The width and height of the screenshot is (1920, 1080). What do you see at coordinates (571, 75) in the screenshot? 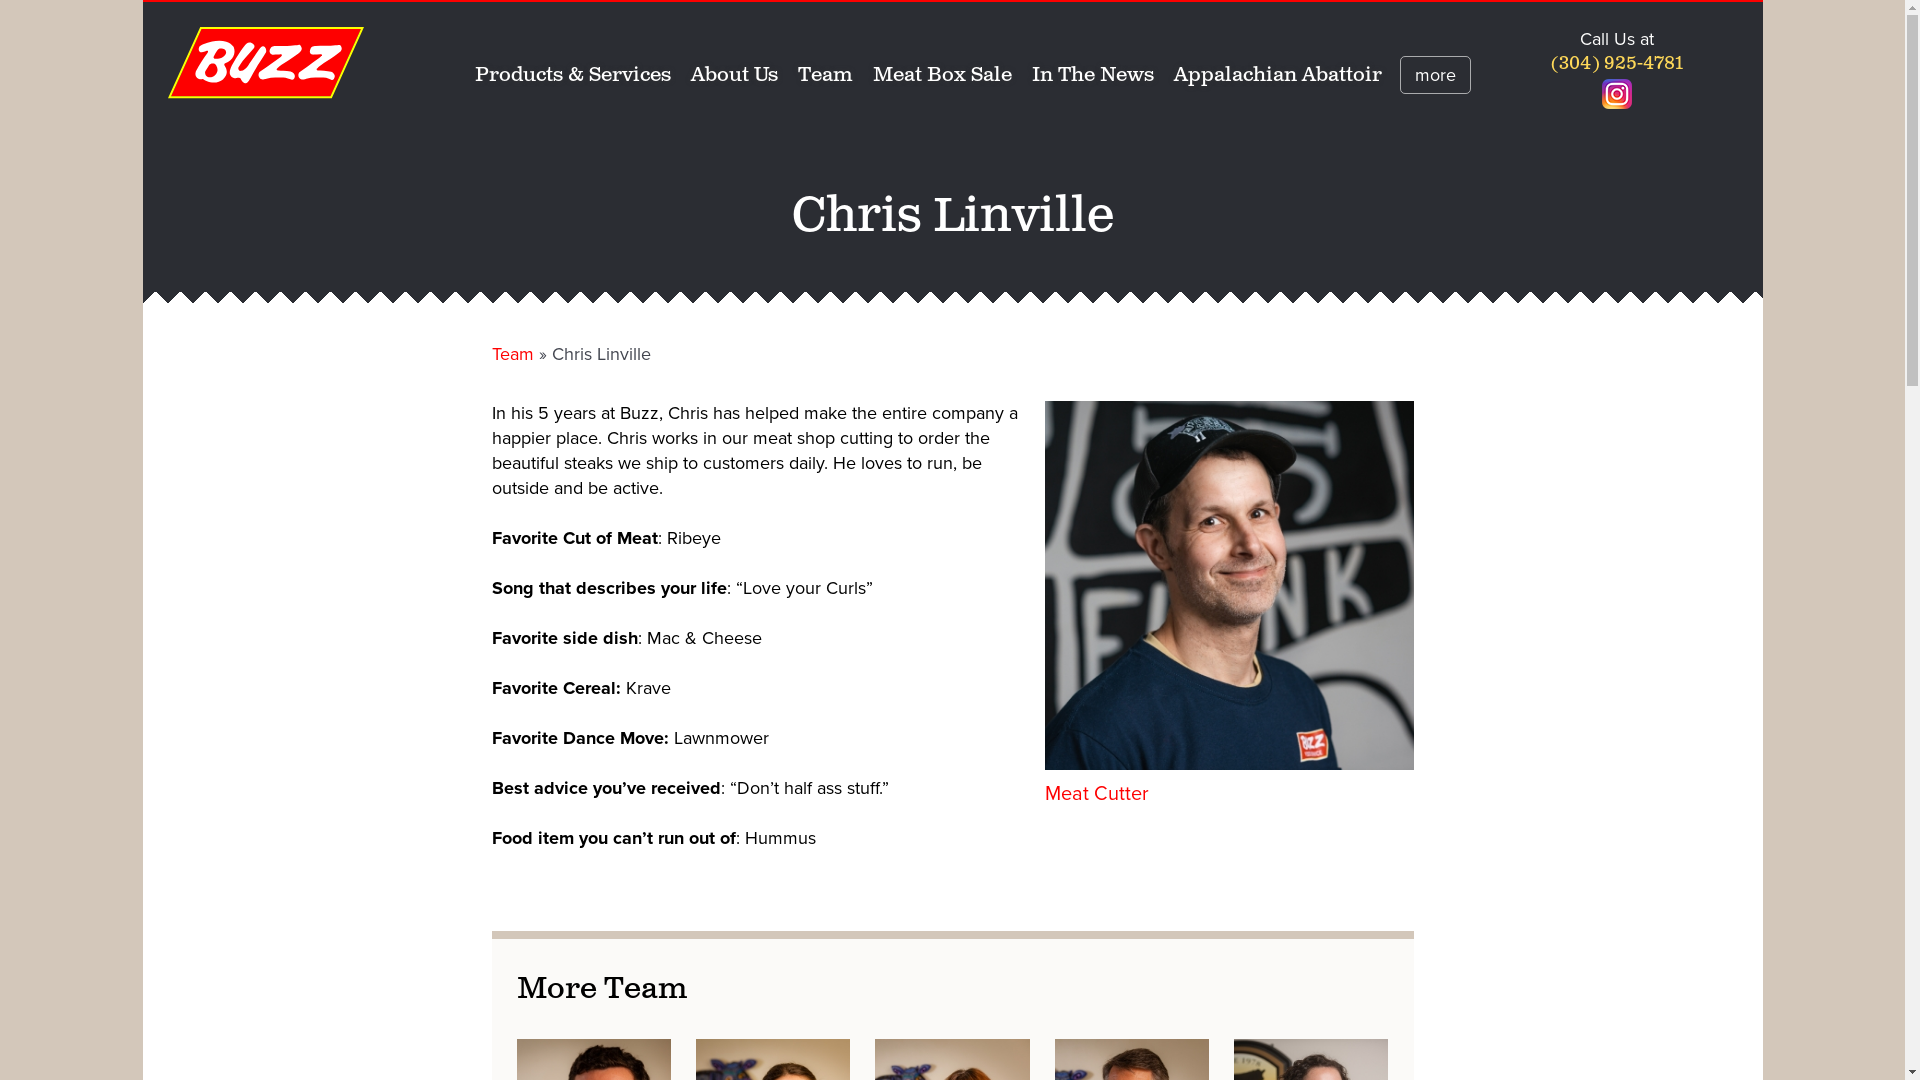
I see `'Products & Services'` at bounding box center [571, 75].